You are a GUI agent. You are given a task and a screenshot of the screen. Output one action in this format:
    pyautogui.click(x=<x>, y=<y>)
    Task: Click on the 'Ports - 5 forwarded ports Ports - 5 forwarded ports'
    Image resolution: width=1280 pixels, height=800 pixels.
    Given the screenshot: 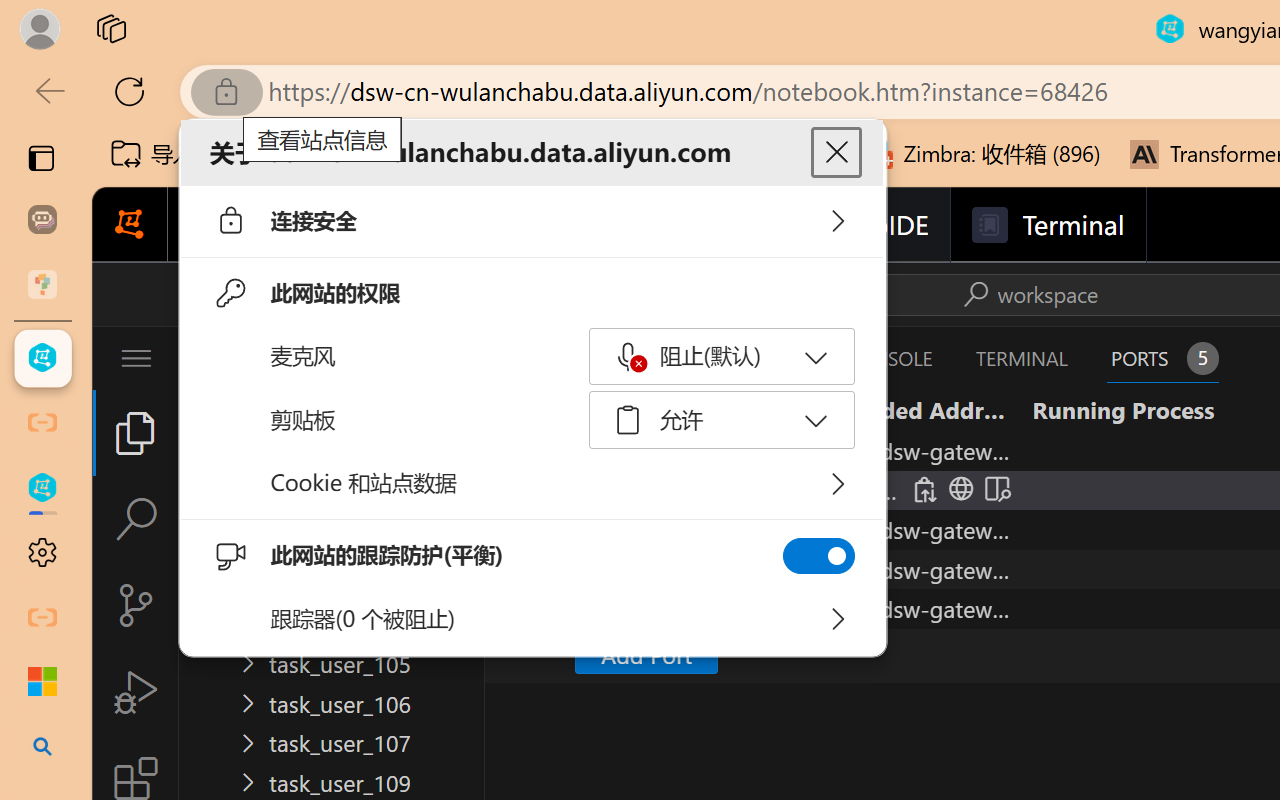 What is the action you would take?
    pyautogui.click(x=1162, y=358)
    